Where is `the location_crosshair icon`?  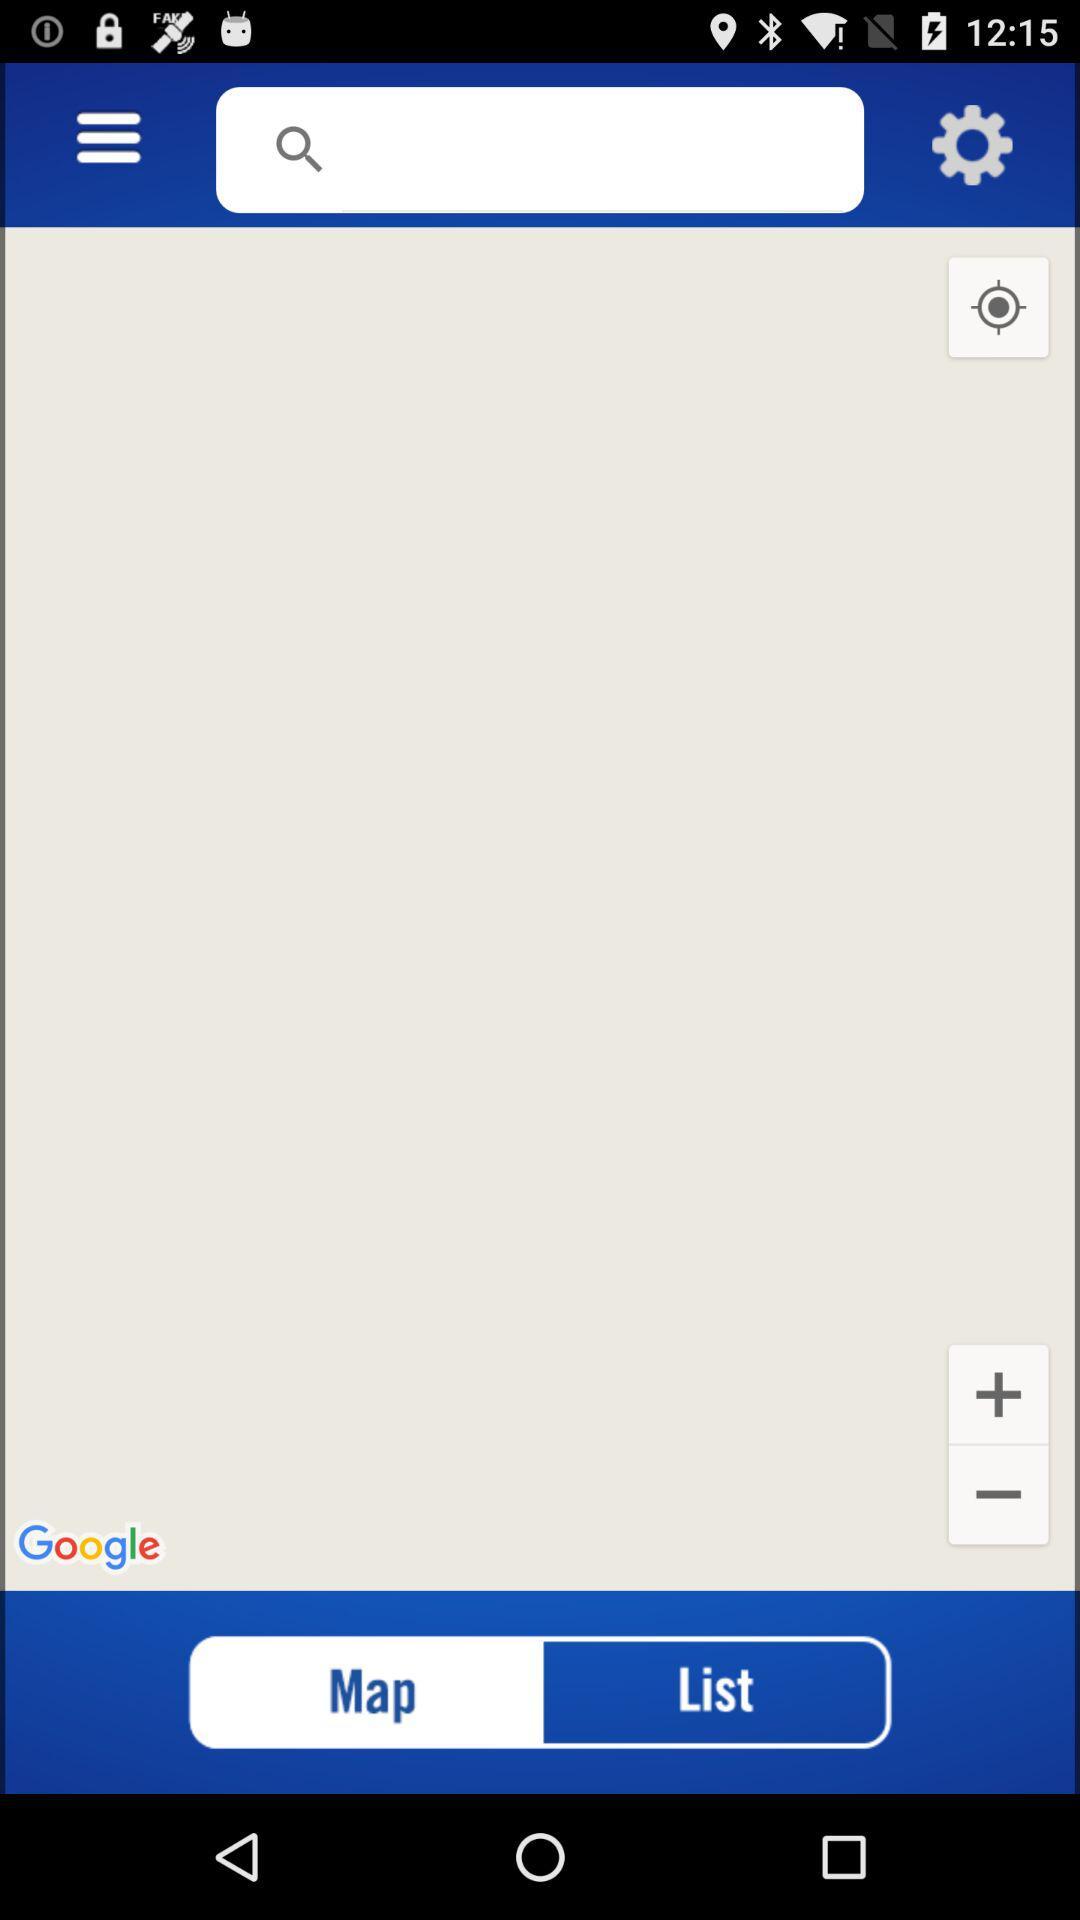
the location_crosshair icon is located at coordinates (998, 330).